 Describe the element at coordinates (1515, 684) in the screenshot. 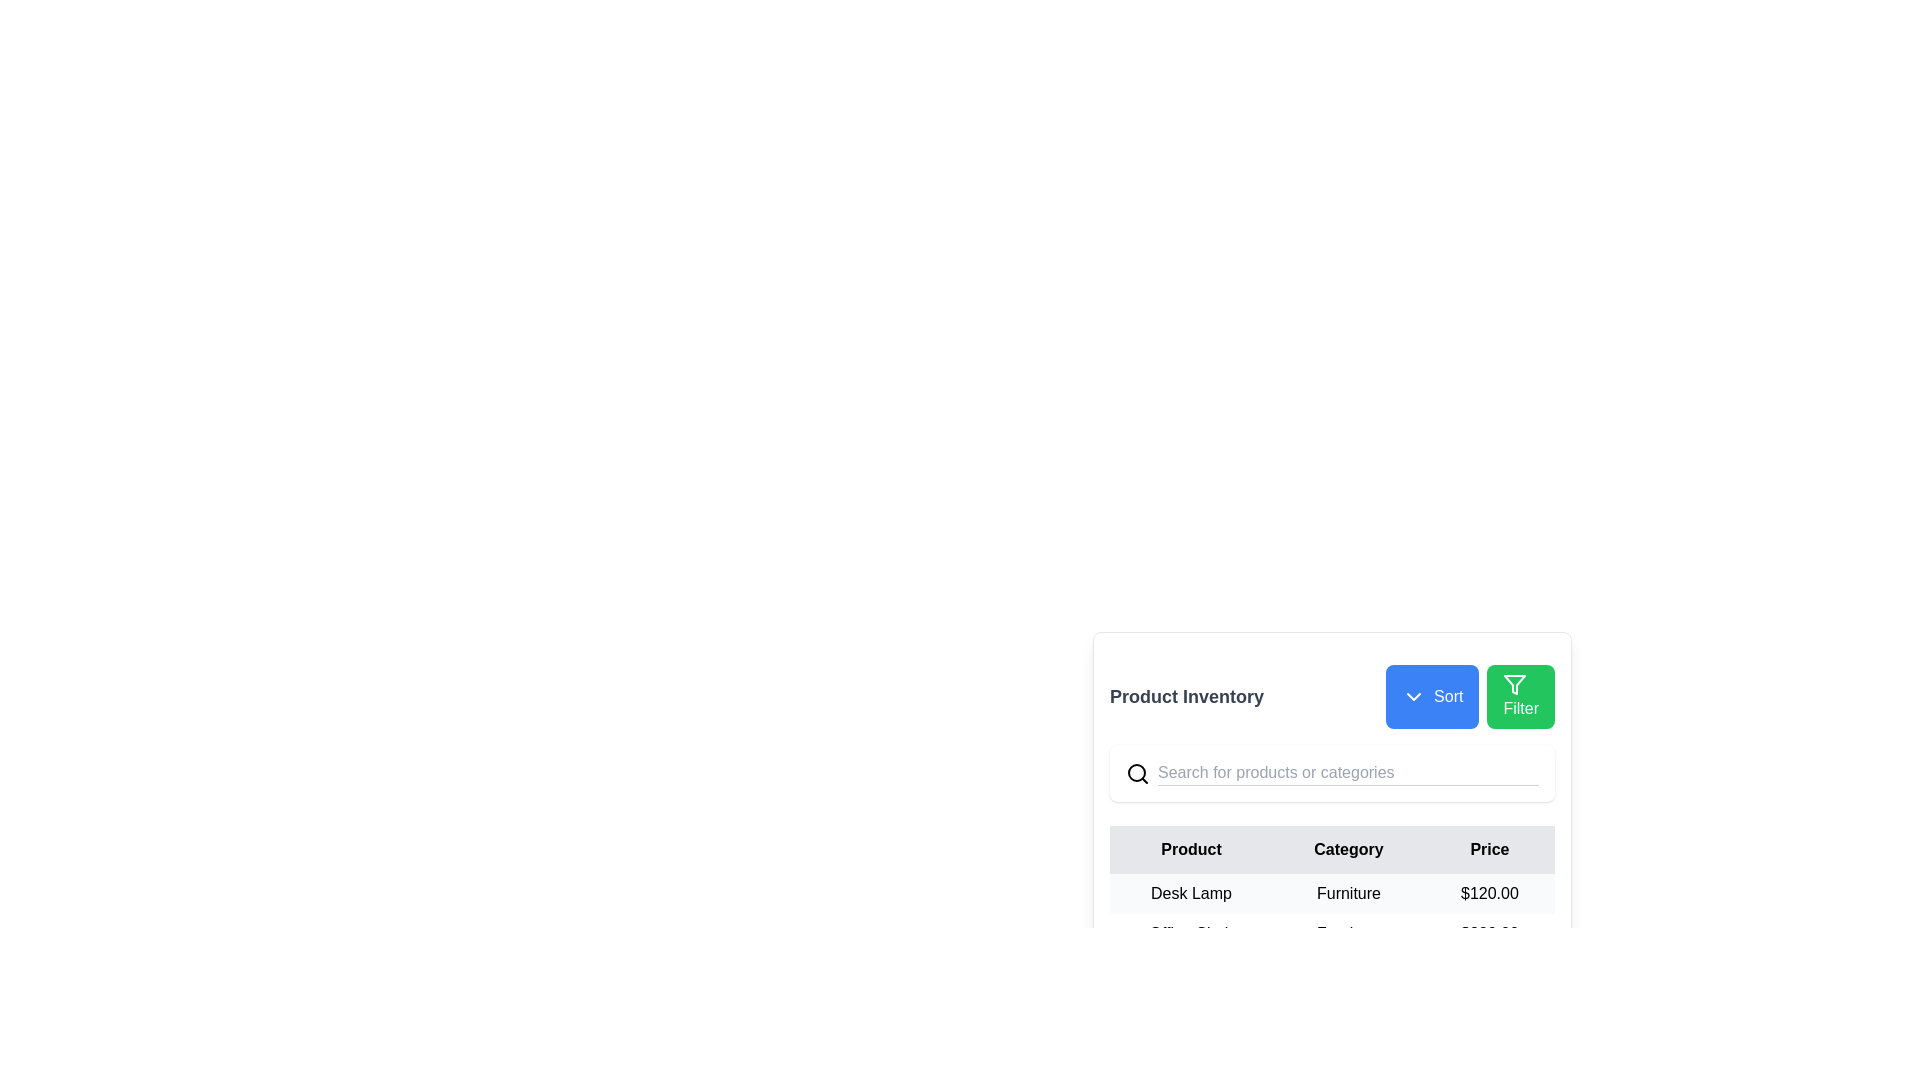

I see `the green circular button icon with a white filter symbol` at that location.